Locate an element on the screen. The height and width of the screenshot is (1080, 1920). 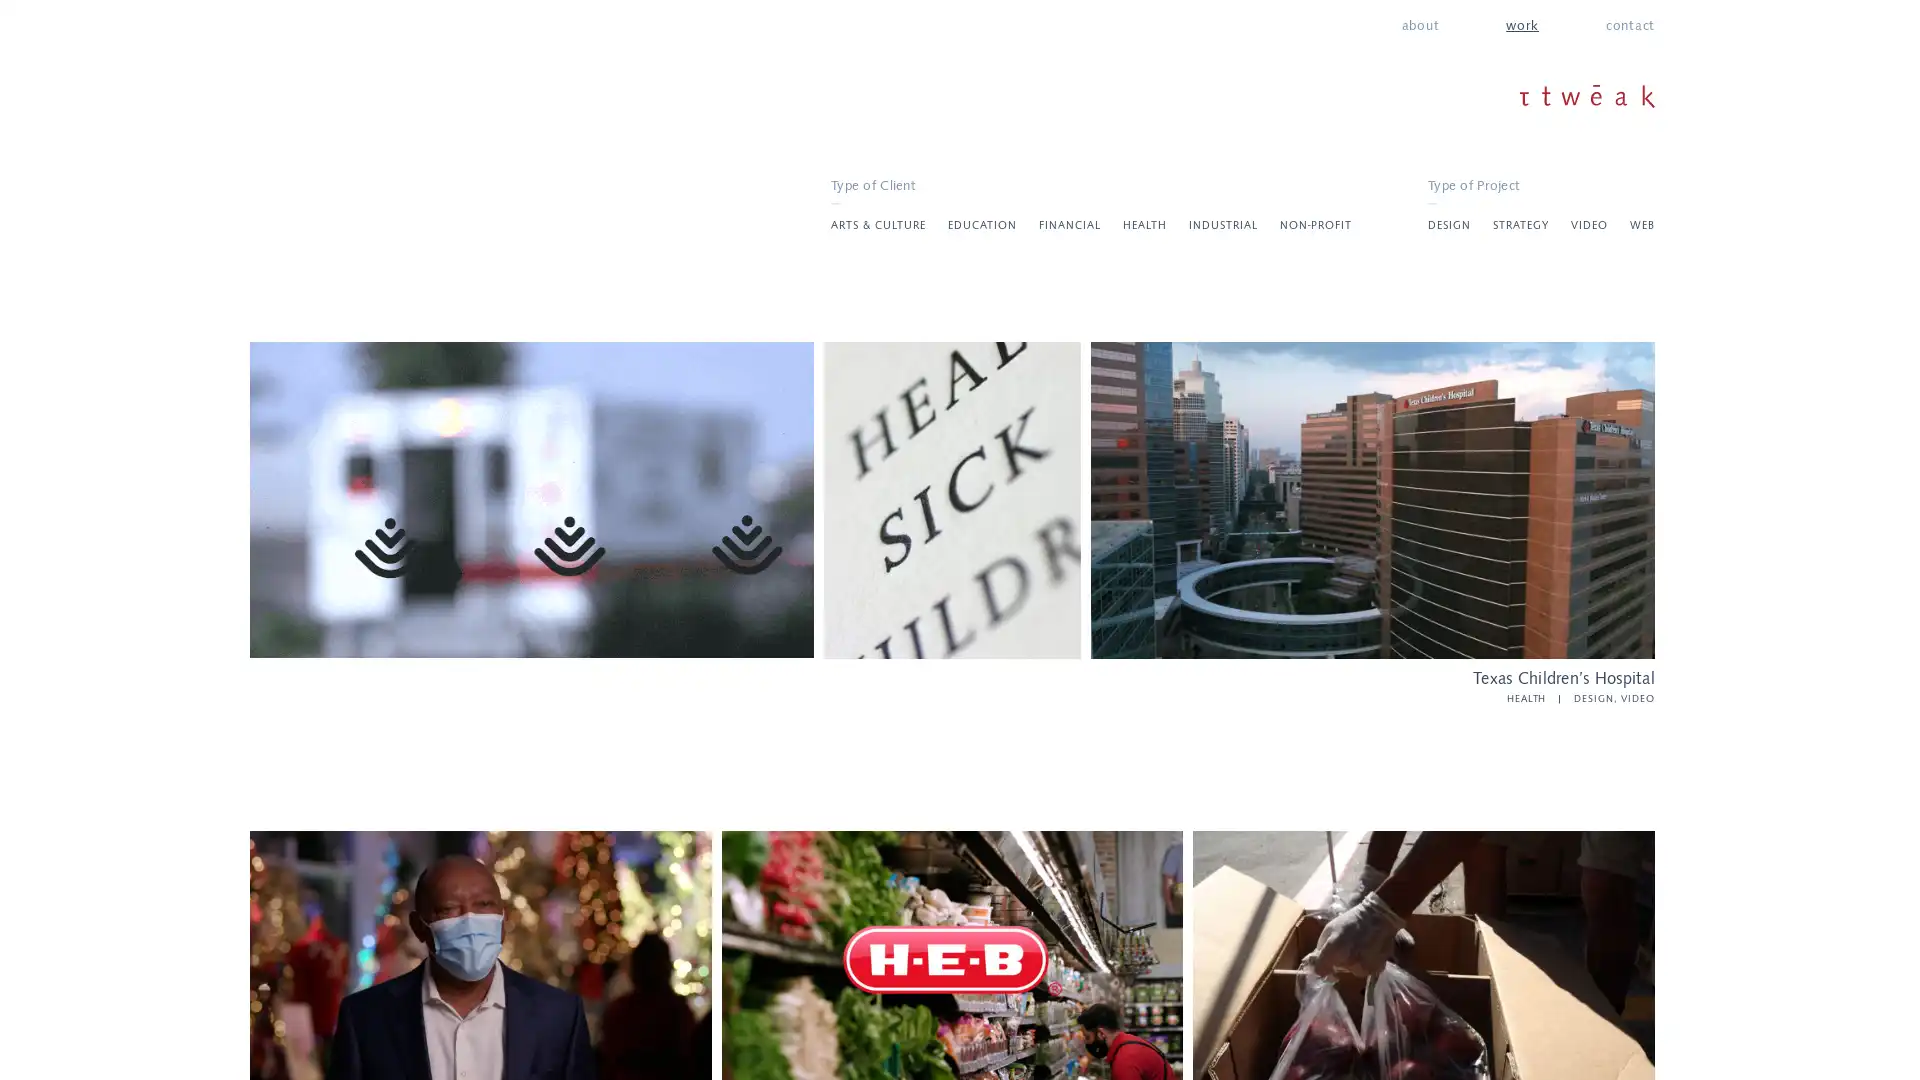
INDUSTRIAL is located at coordinates (1222, 225).